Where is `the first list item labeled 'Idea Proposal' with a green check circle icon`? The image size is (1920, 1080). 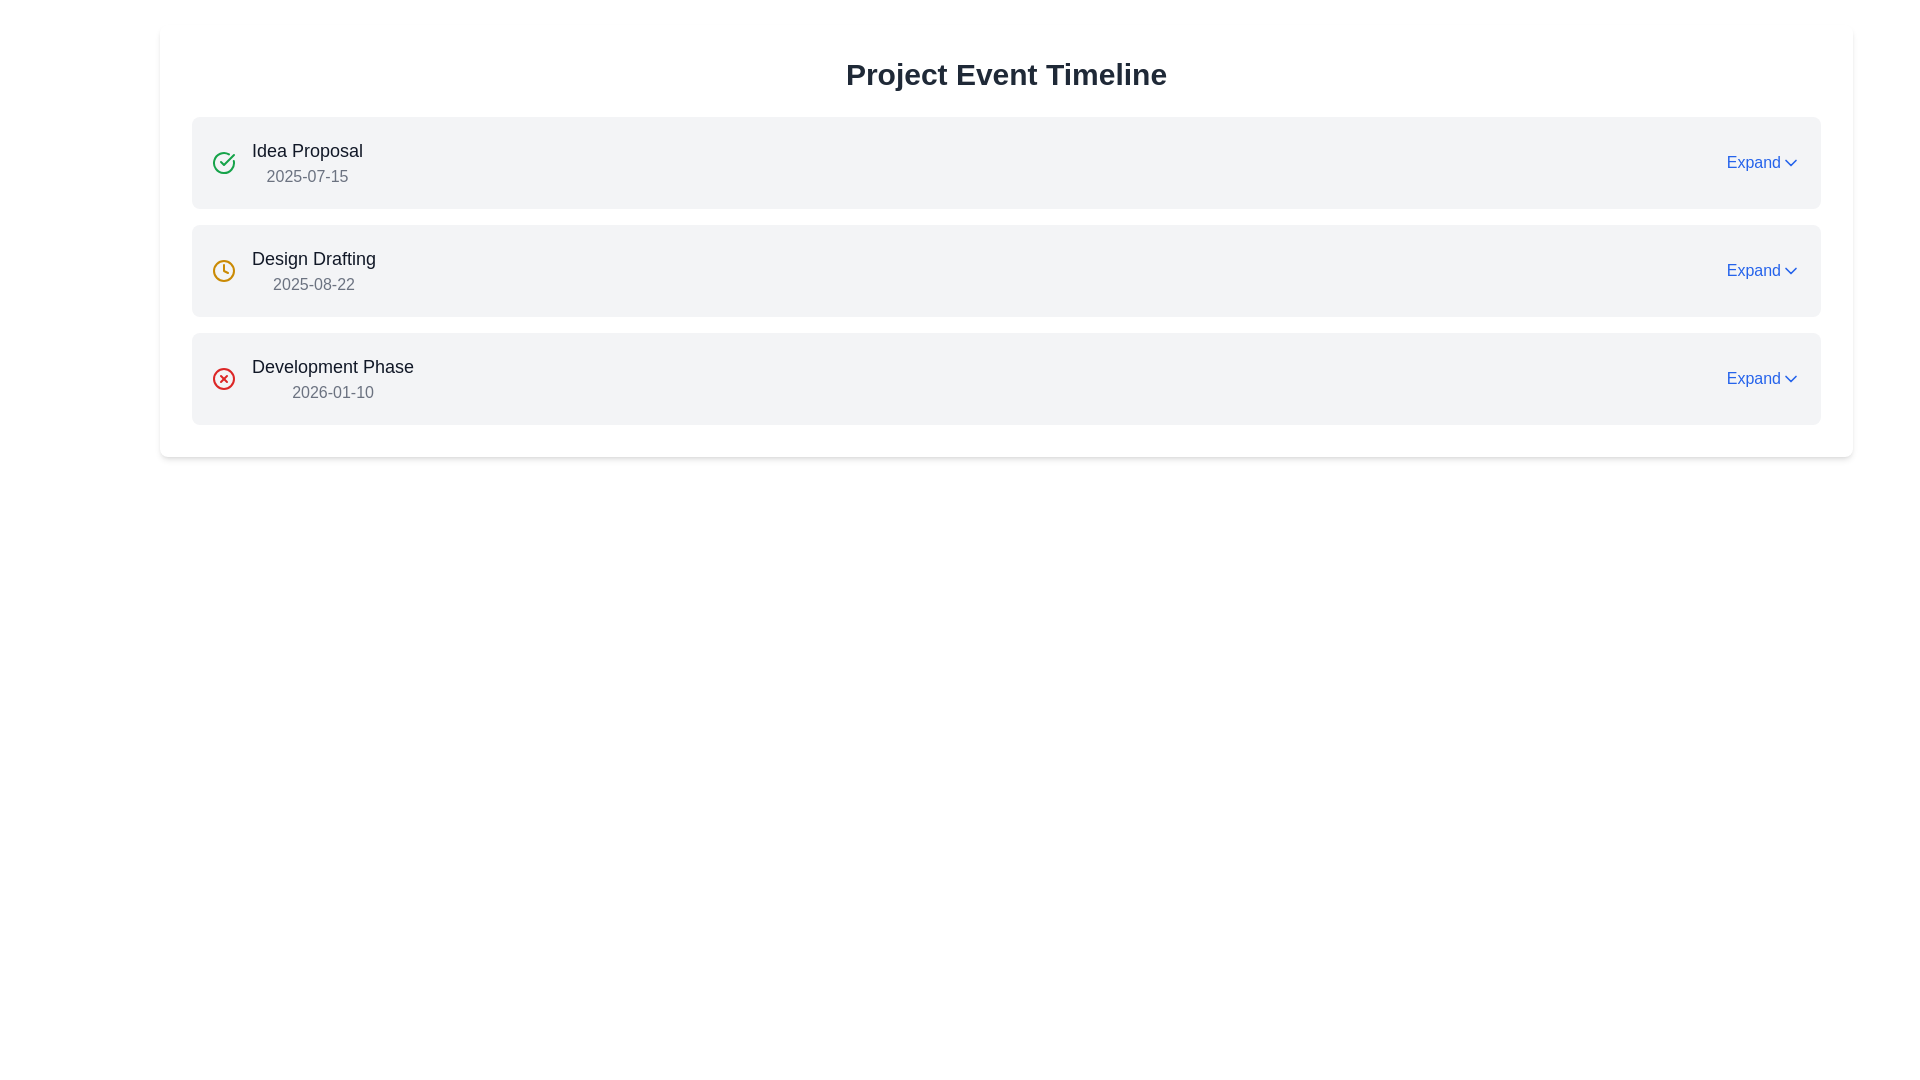 the first list item labeled 'Idea Proposal' with a green check circle icon is located at coordinates (286, 161).